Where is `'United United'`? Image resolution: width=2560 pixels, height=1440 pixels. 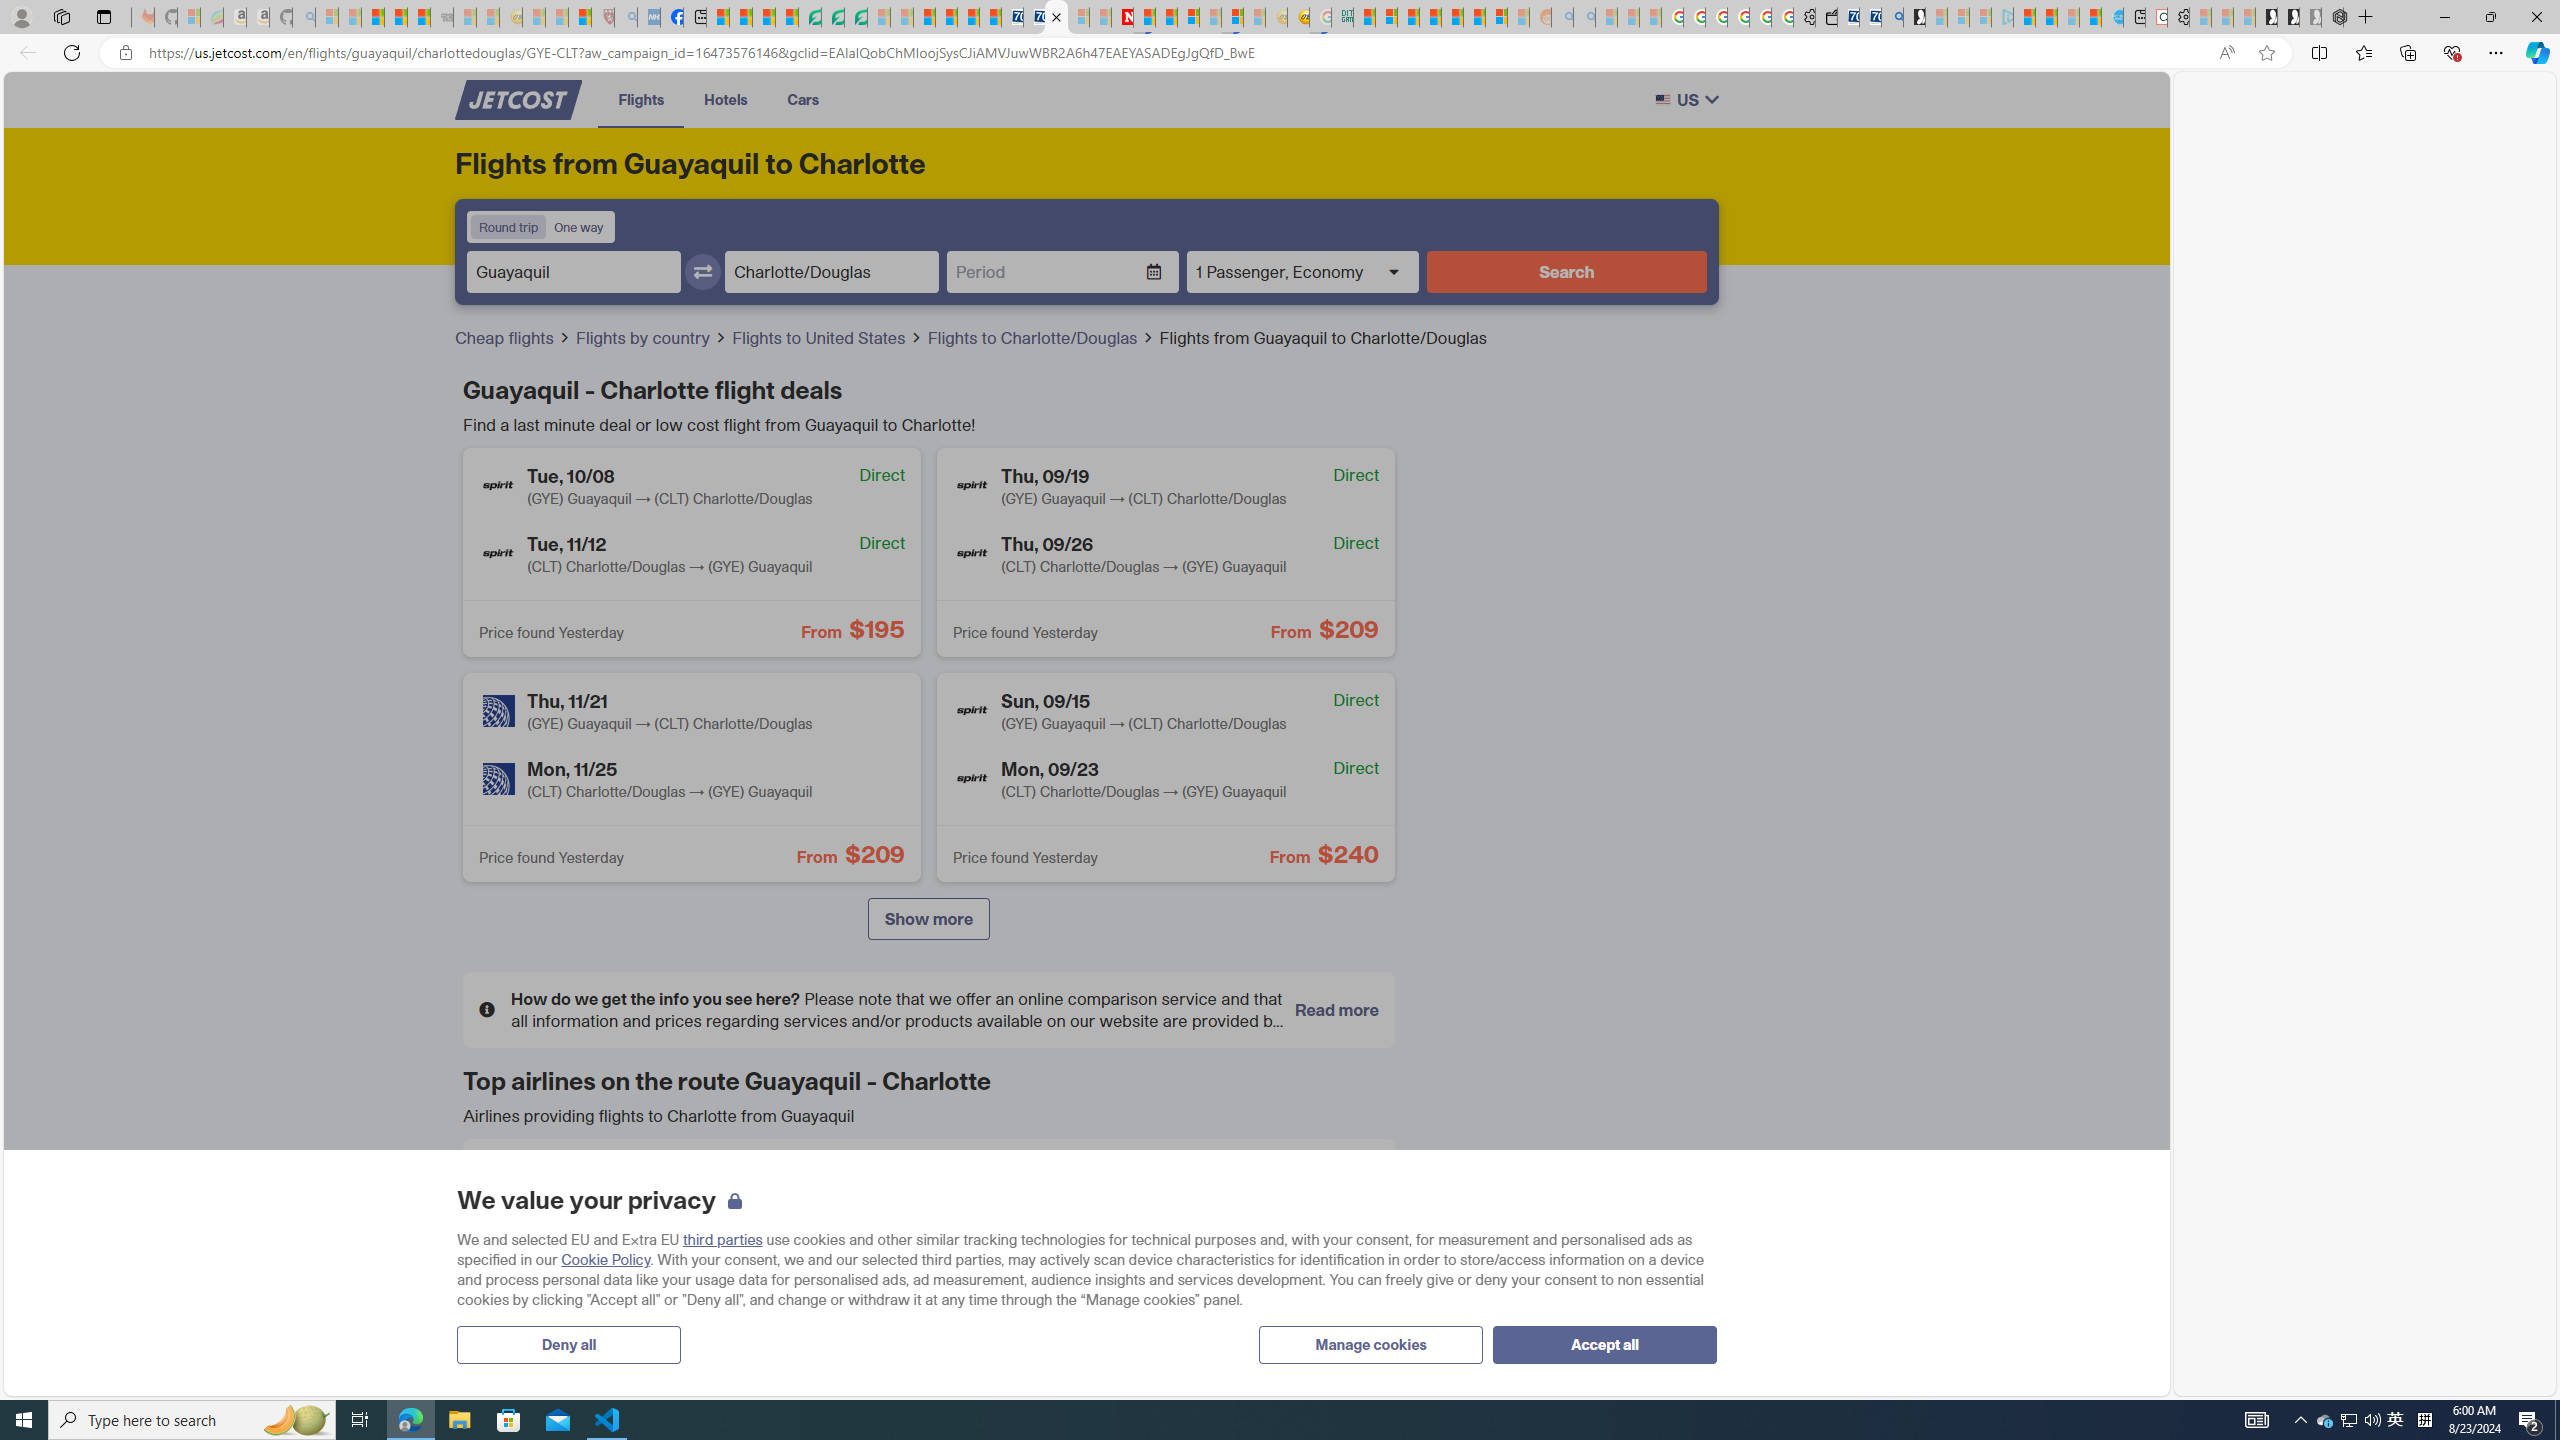
'United United' is located at coordinates (627, 1330).